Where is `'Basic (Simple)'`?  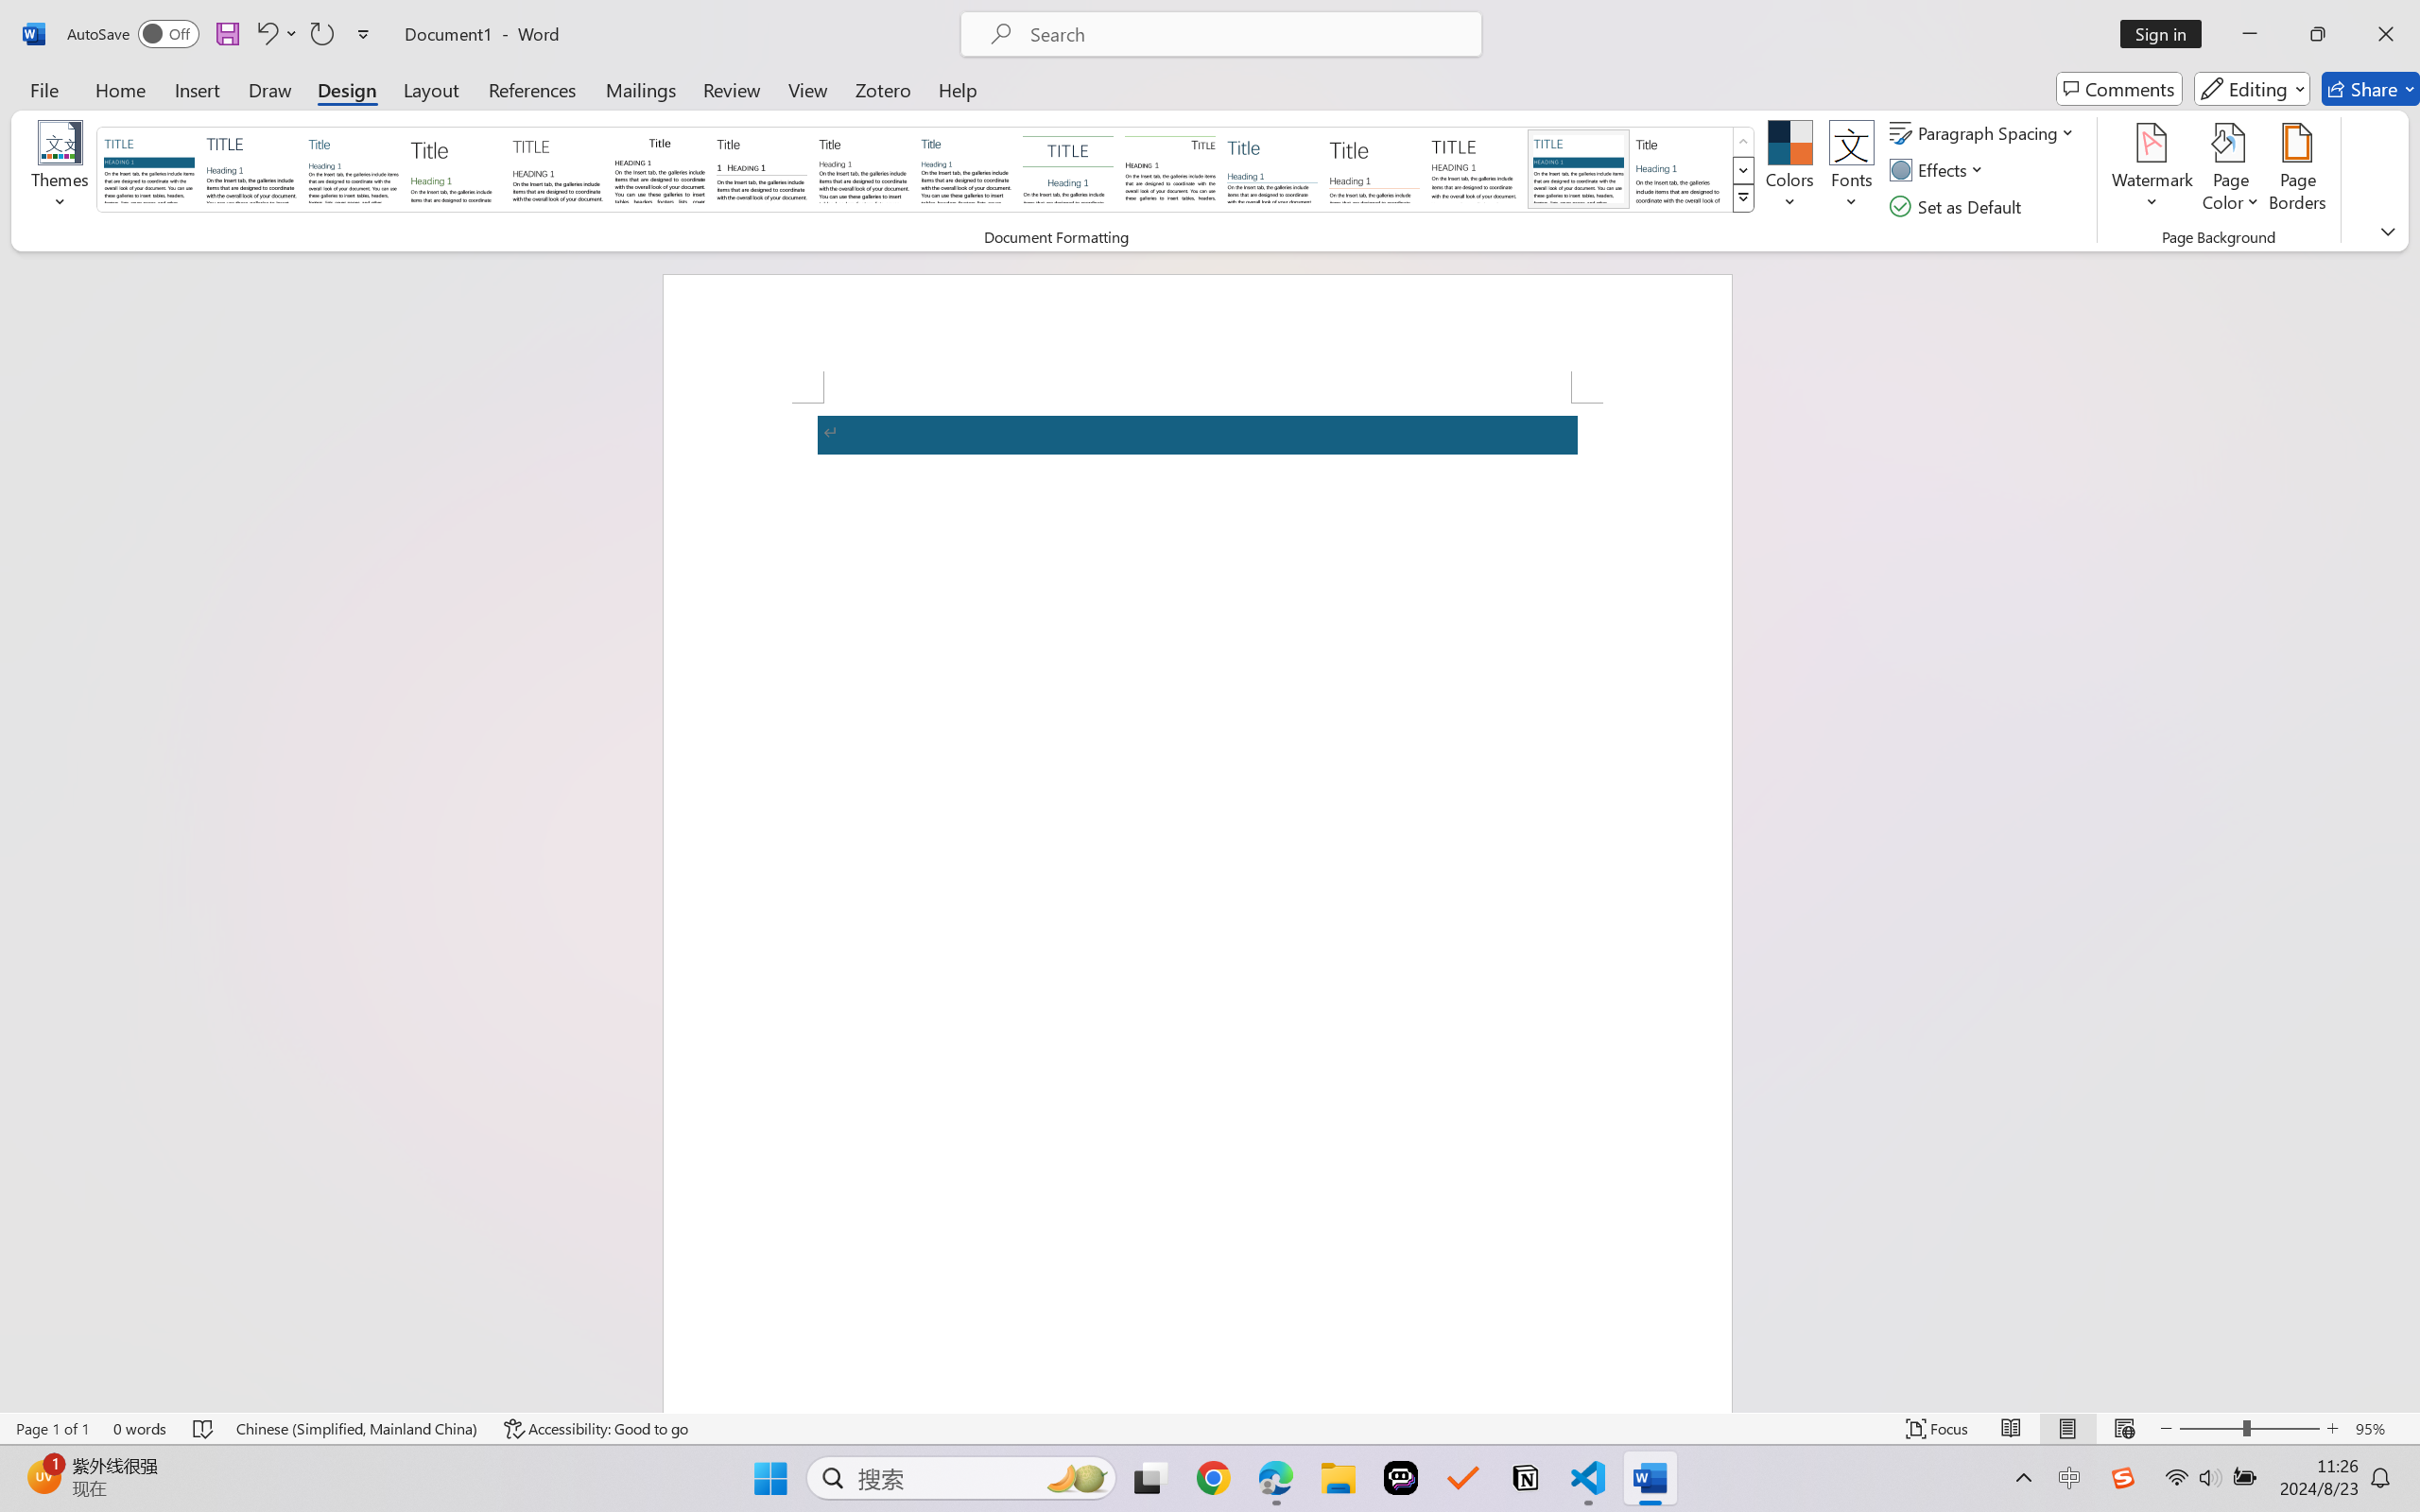 'Basic (Simple)' is located at coordinates (353, 168).